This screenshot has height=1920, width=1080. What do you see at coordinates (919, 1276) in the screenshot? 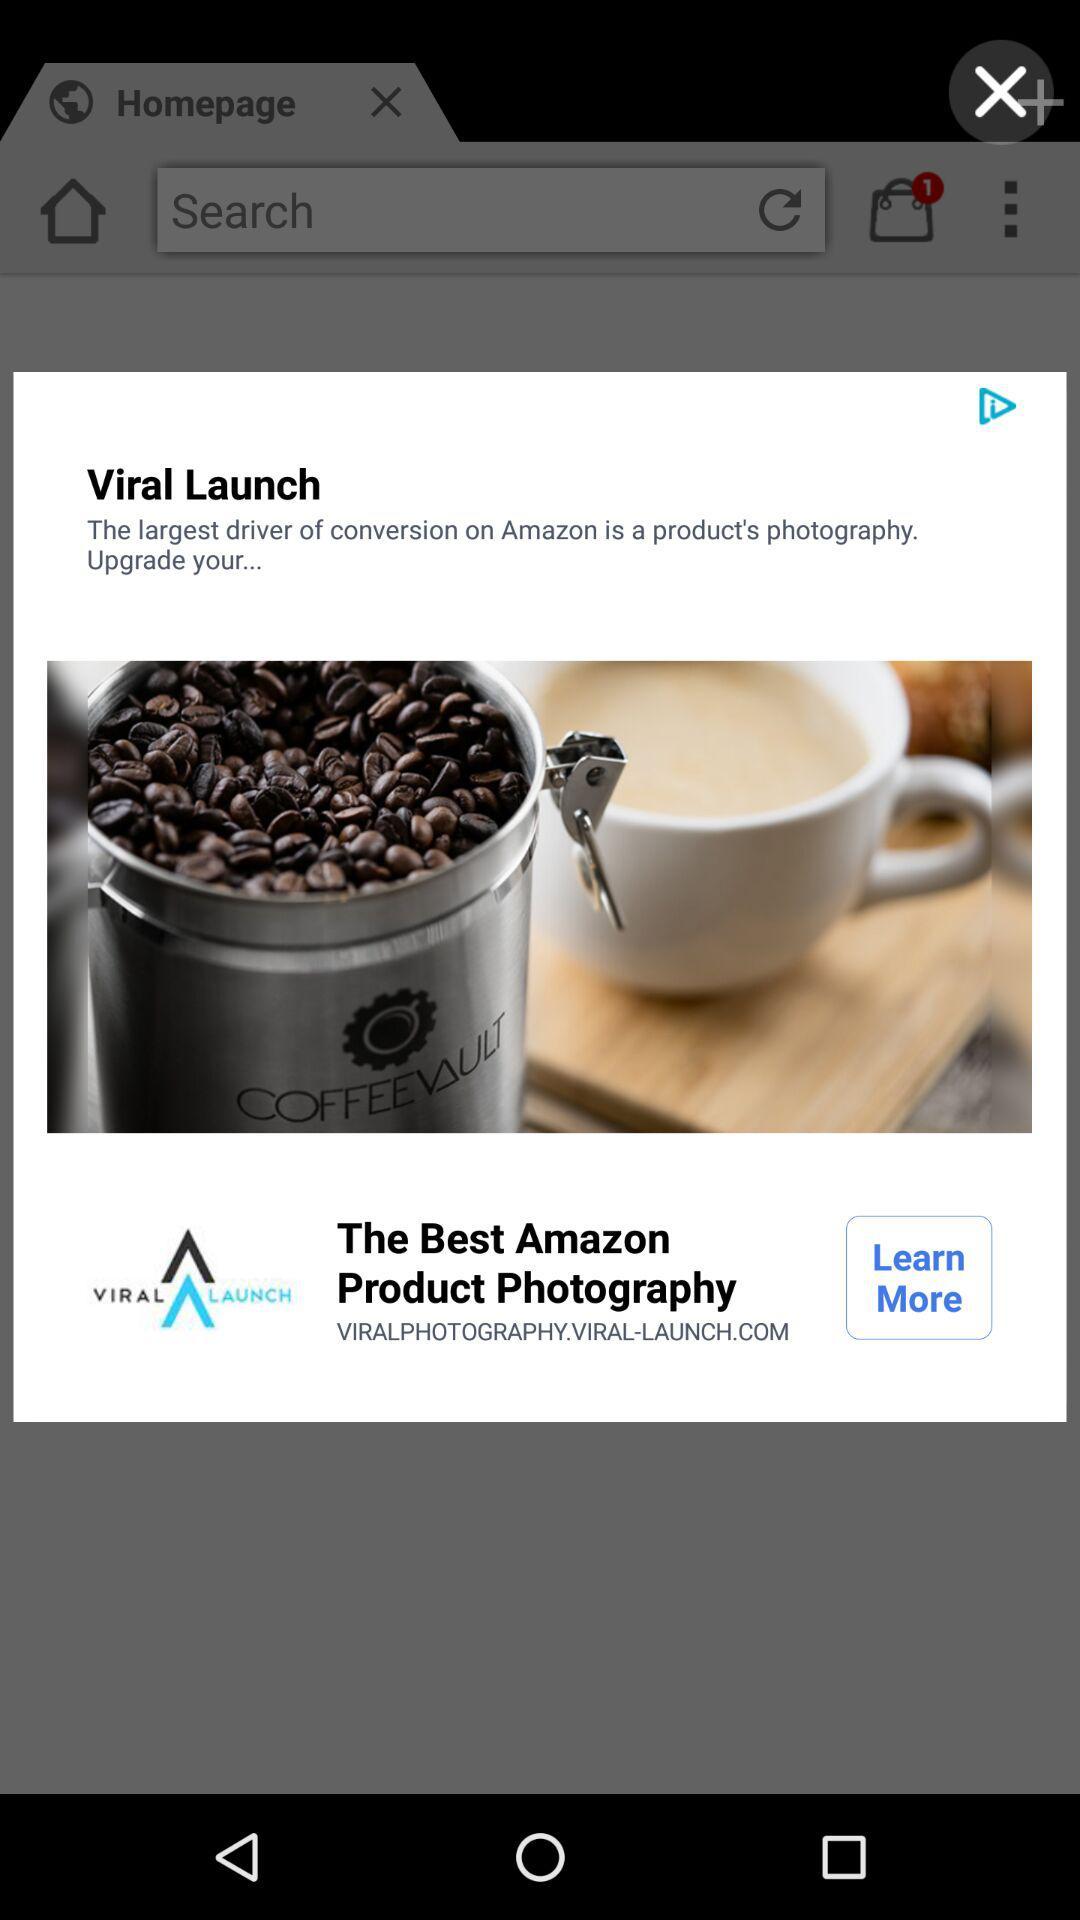
I see `learn more` at bounding box center [919, 1276].